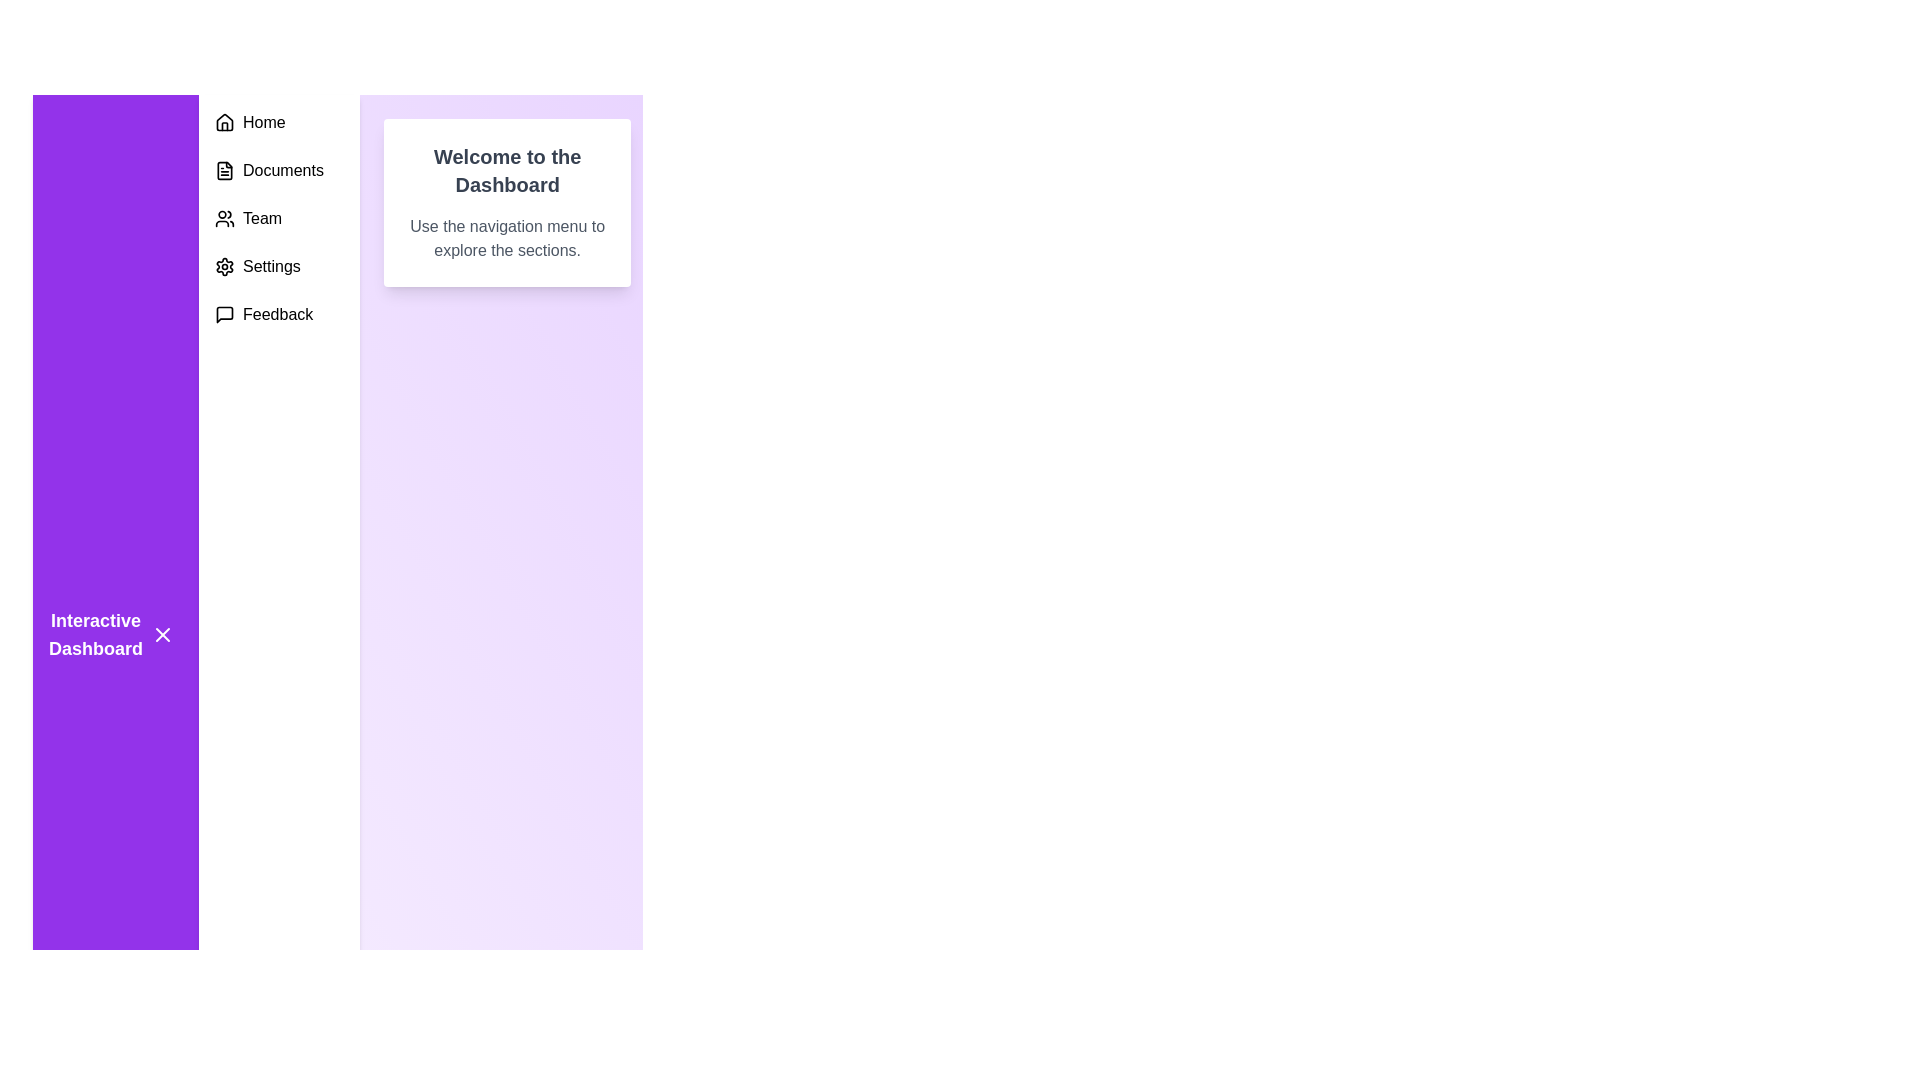  Describe the element at coordinates (163, 635) in the screenshot. I see `the Icon Button located on the left side of the interface in the vertical purple sidebar` at that location.